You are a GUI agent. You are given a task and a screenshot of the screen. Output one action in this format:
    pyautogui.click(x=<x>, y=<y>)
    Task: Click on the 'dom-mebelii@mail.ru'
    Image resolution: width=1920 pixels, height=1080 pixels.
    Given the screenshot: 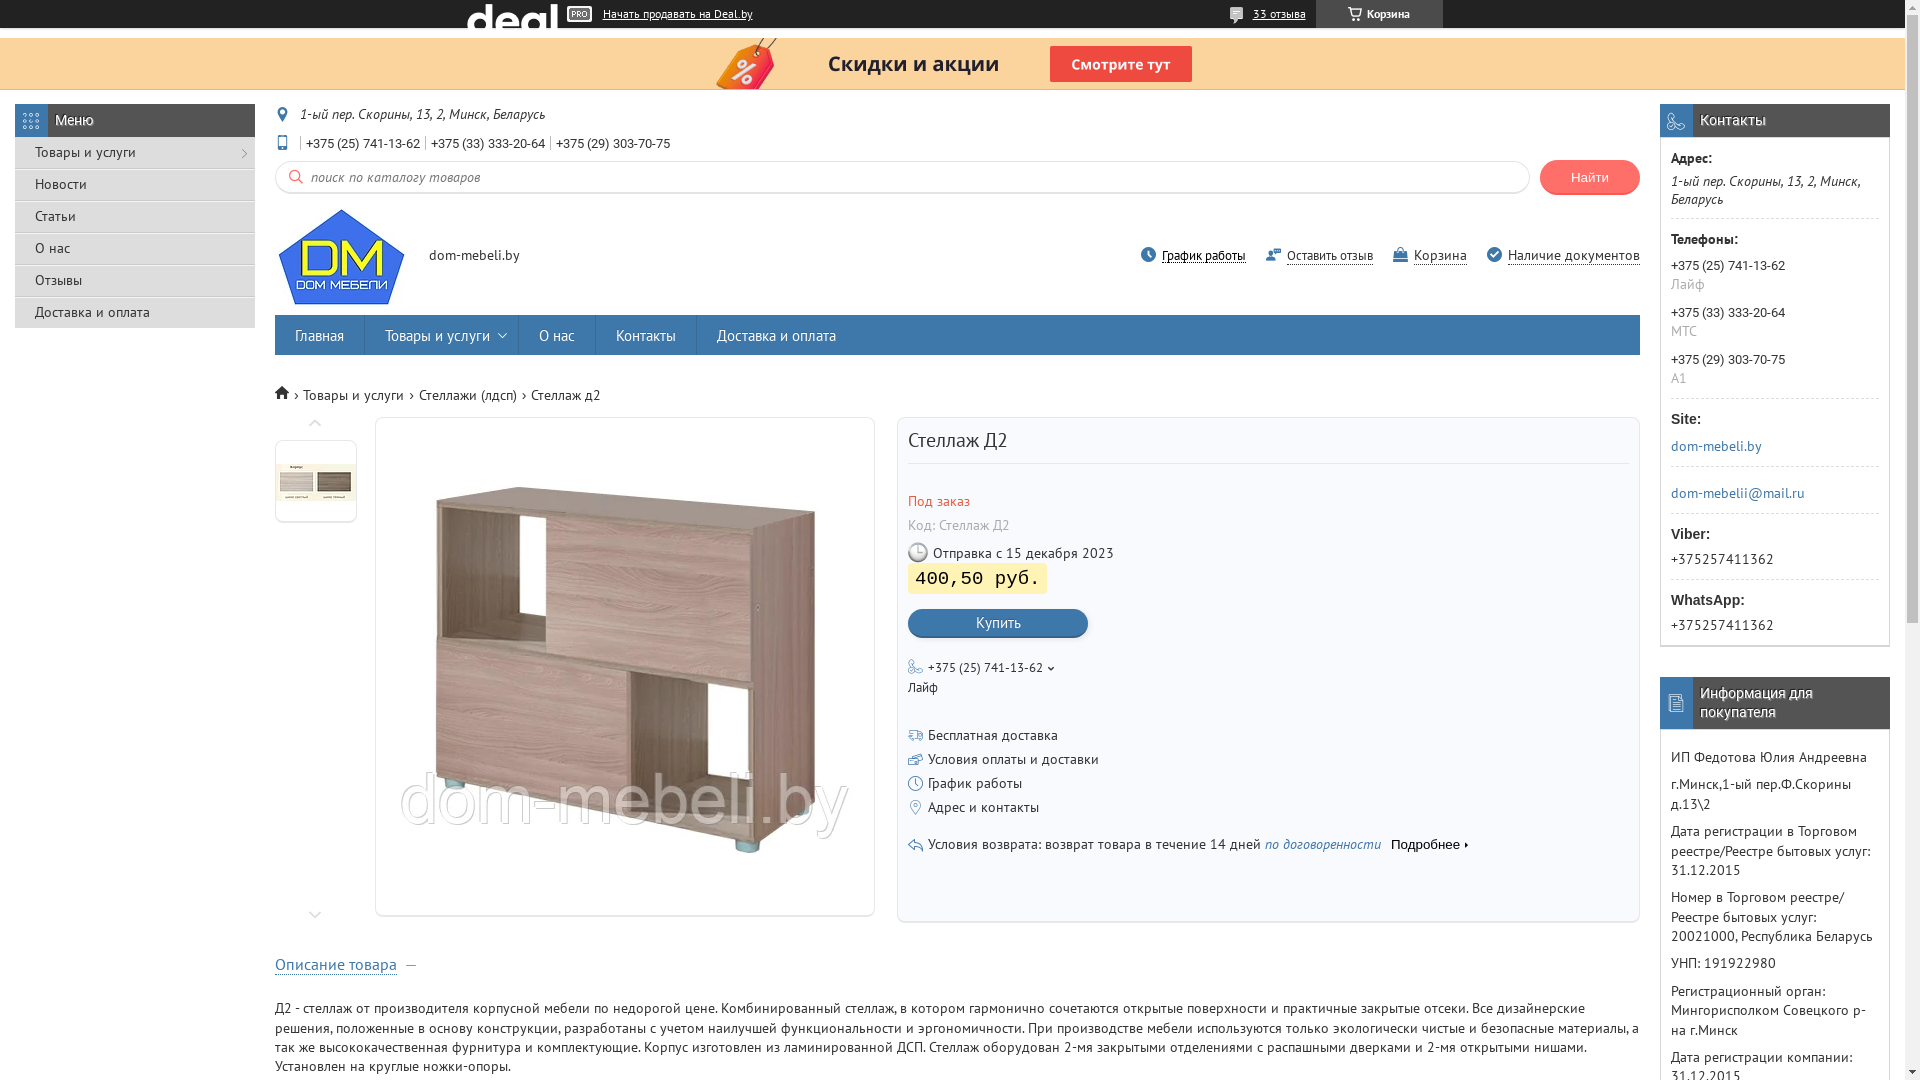 What is the action you would take?
    pyautogui.click(x=1736, y=493)
    